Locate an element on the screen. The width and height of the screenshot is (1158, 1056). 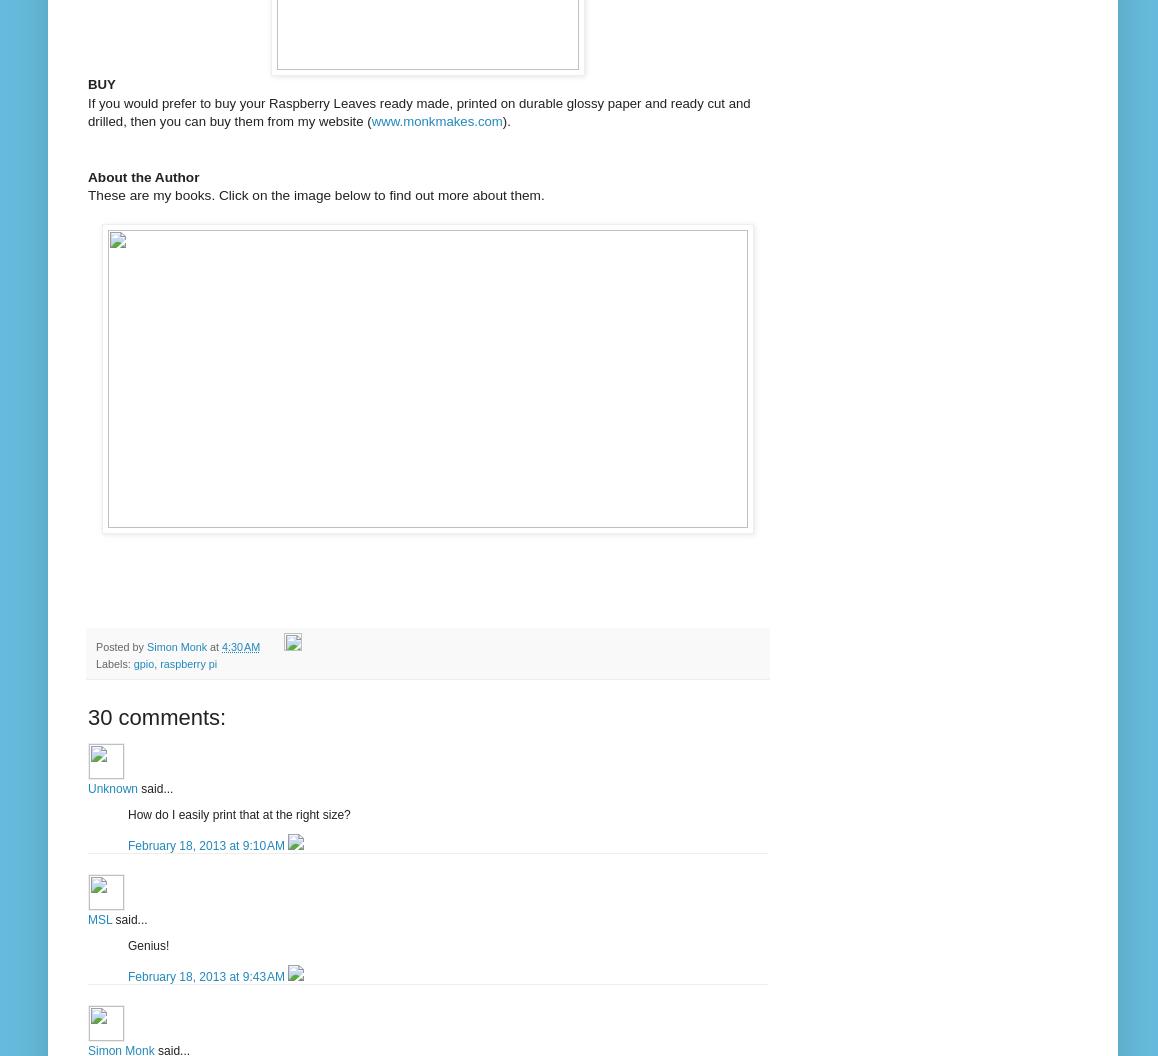
'gpio' is located at coordinates (142, 664).